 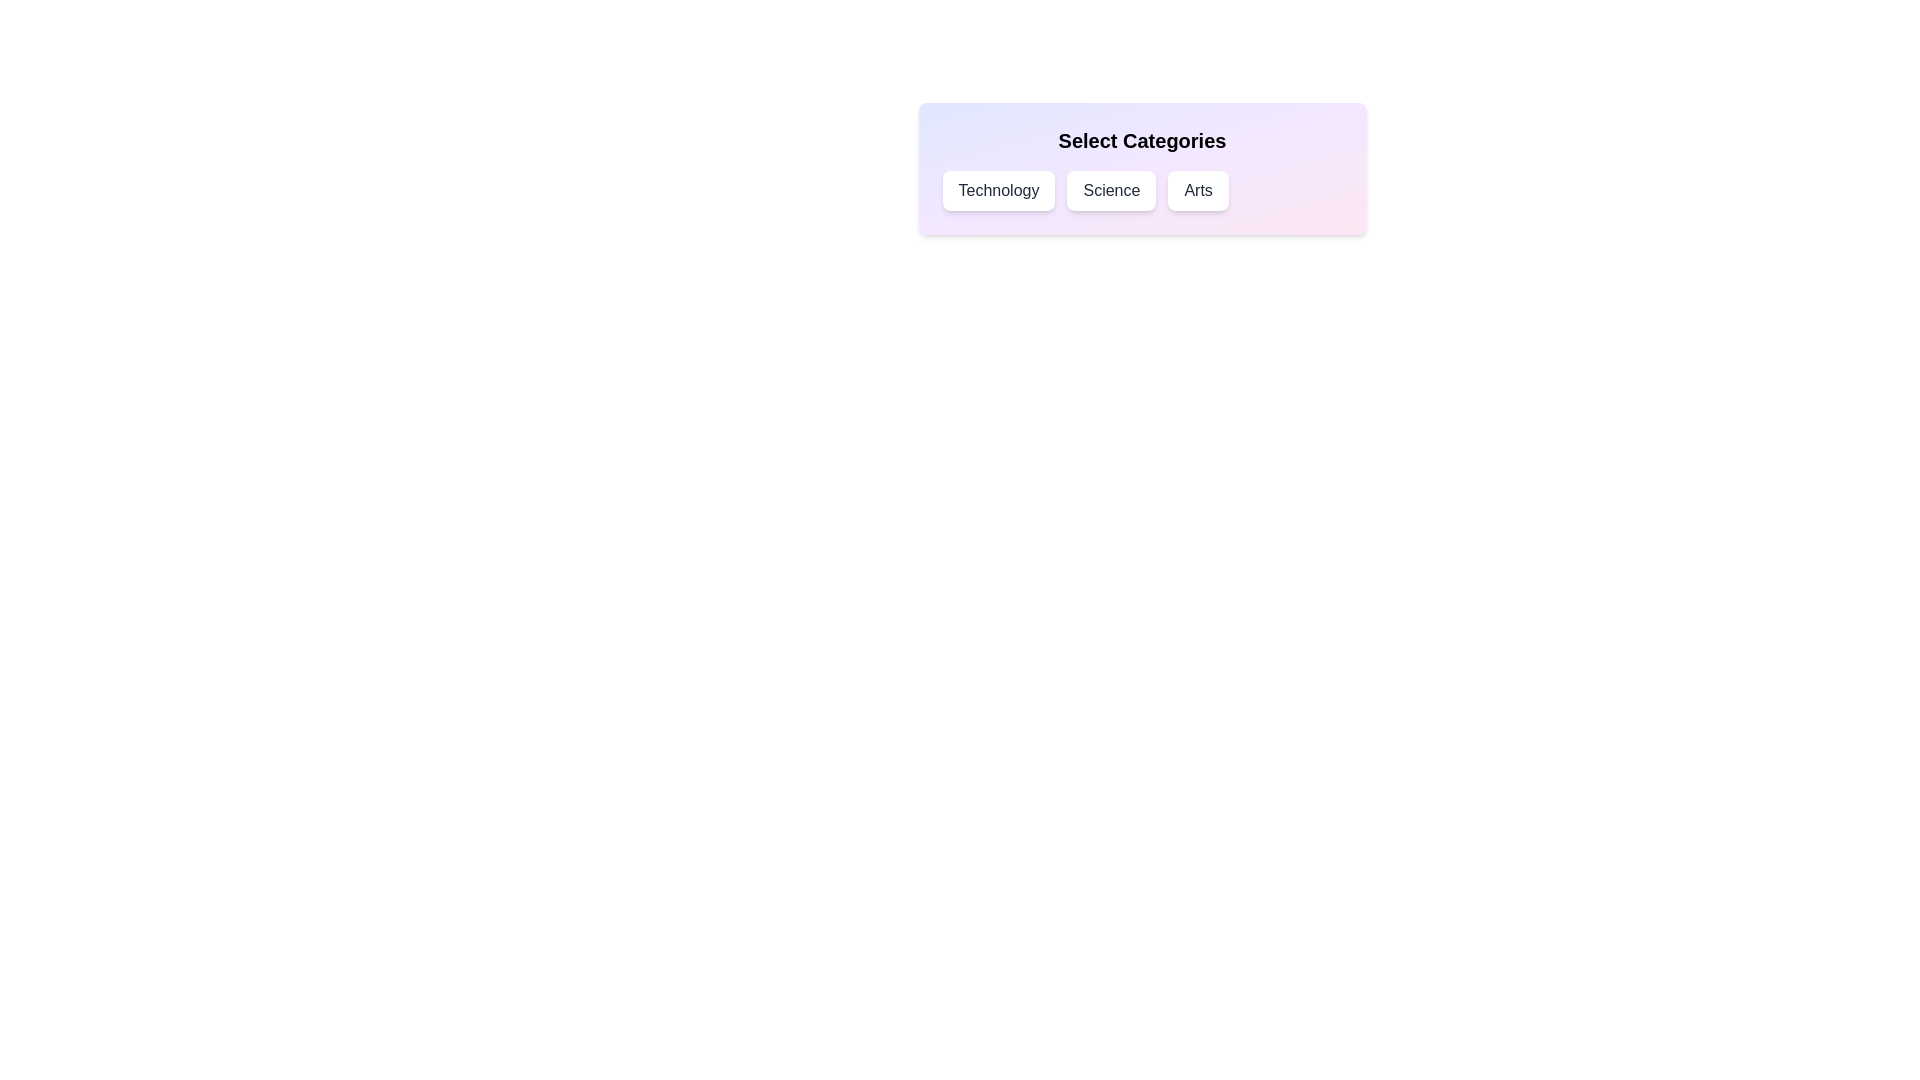 I want to click on the Science chip to toggle its selection state, so click(x=1110, y=191).